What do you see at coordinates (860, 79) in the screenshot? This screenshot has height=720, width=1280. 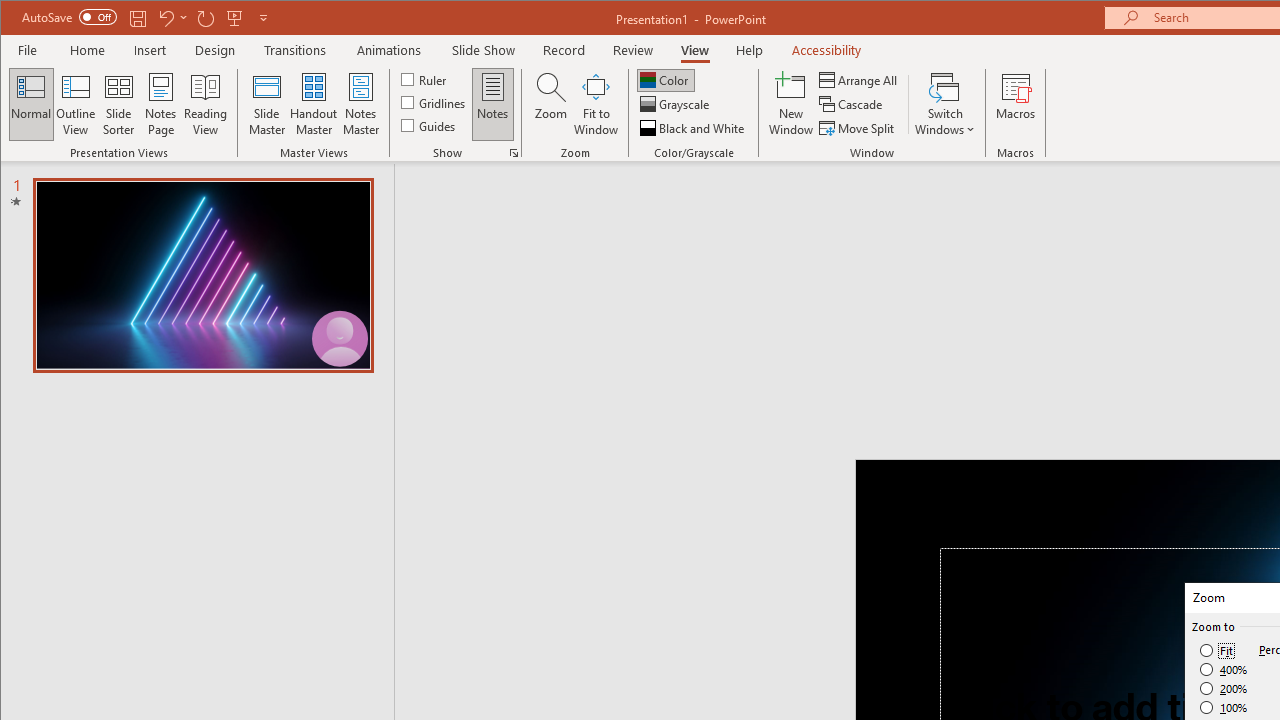 I see `'Arrange All'` at bounding box center [860, 79].